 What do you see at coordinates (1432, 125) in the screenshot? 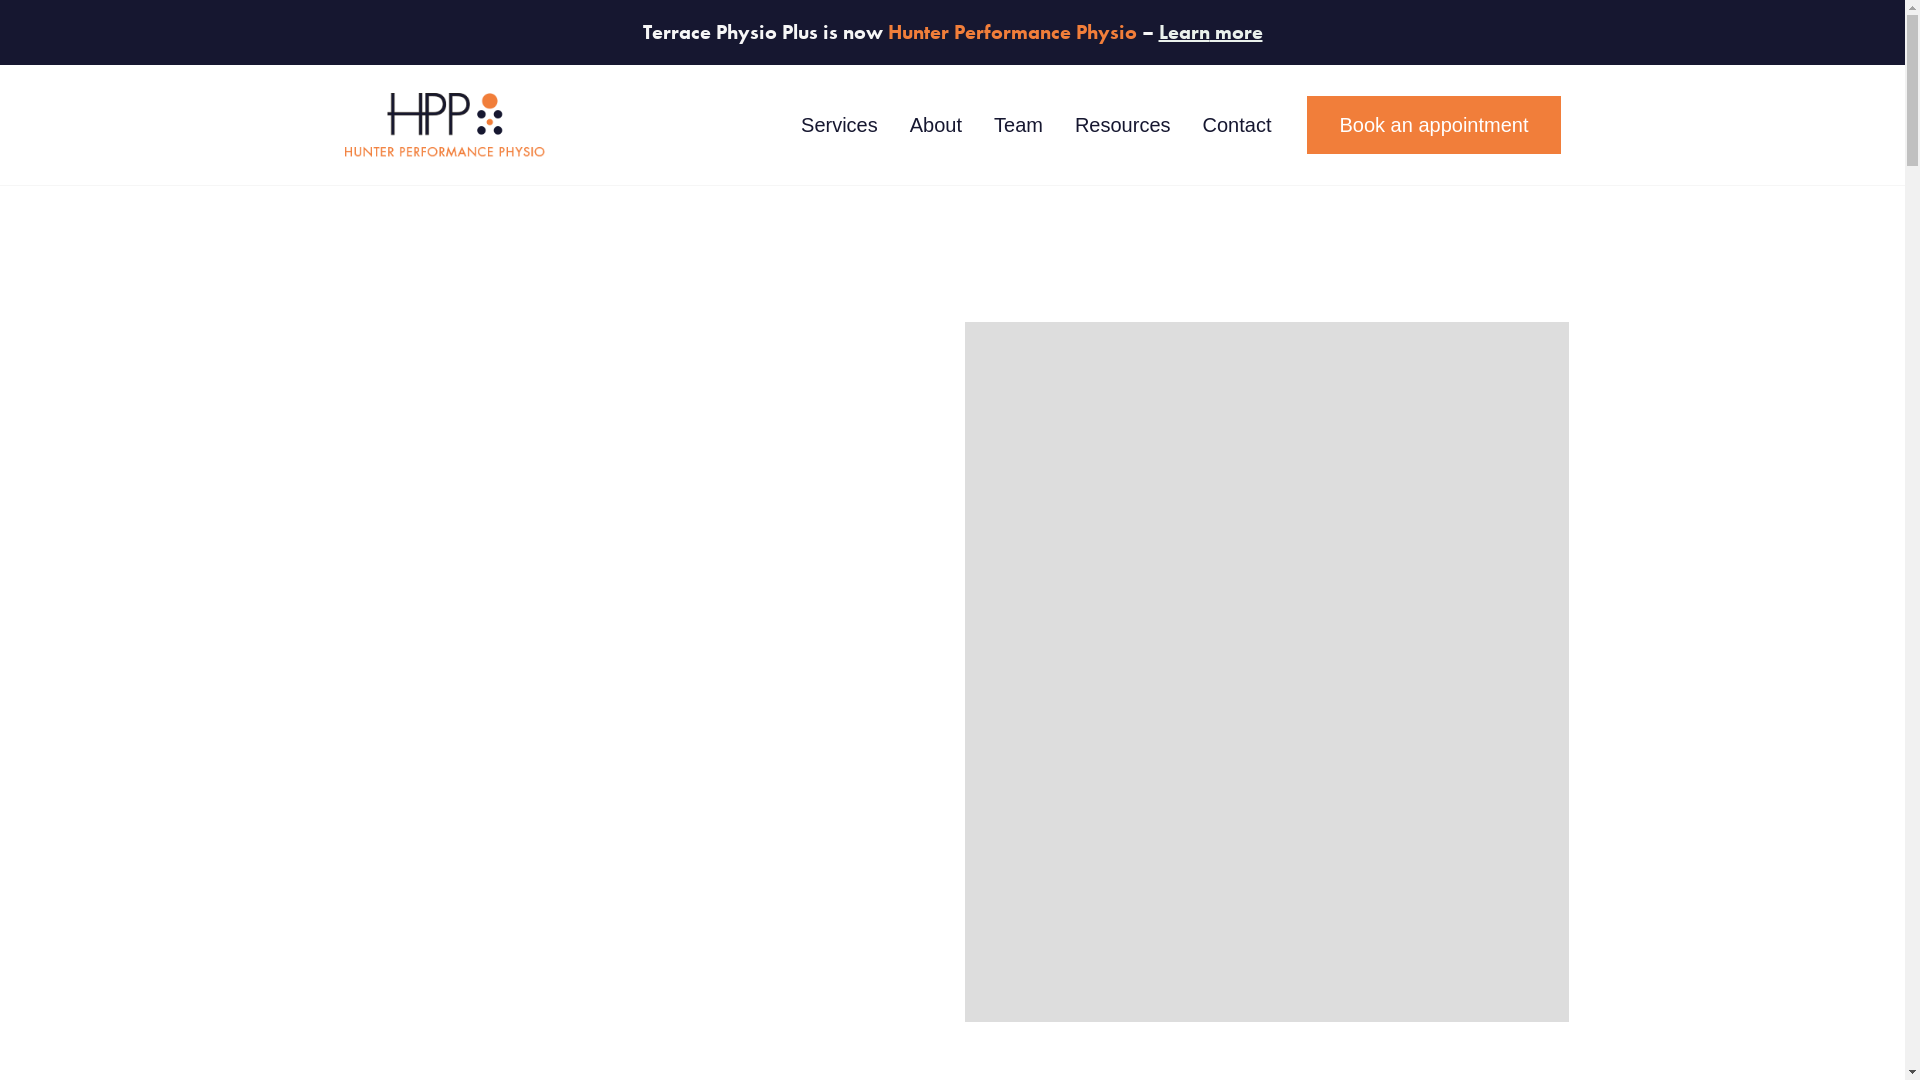
I see `'Book an appointment'` at bounding box center [1432, 125].